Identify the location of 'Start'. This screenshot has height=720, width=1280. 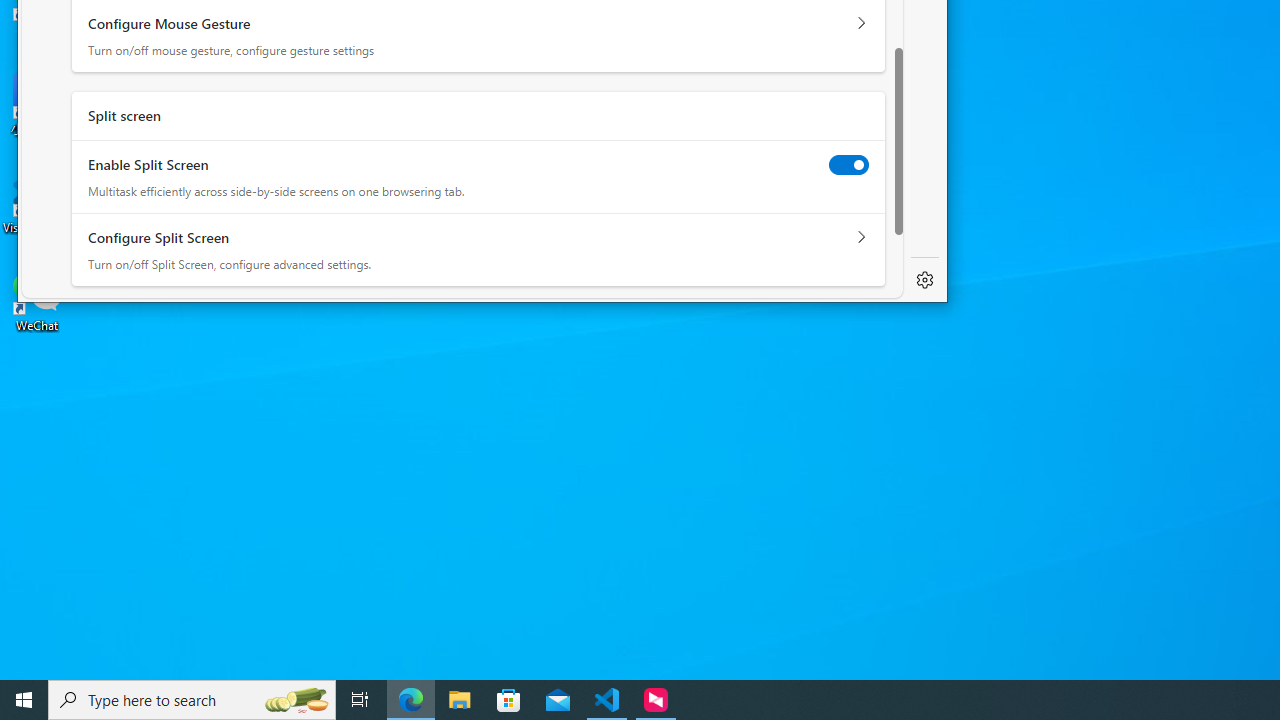
(24, 698).